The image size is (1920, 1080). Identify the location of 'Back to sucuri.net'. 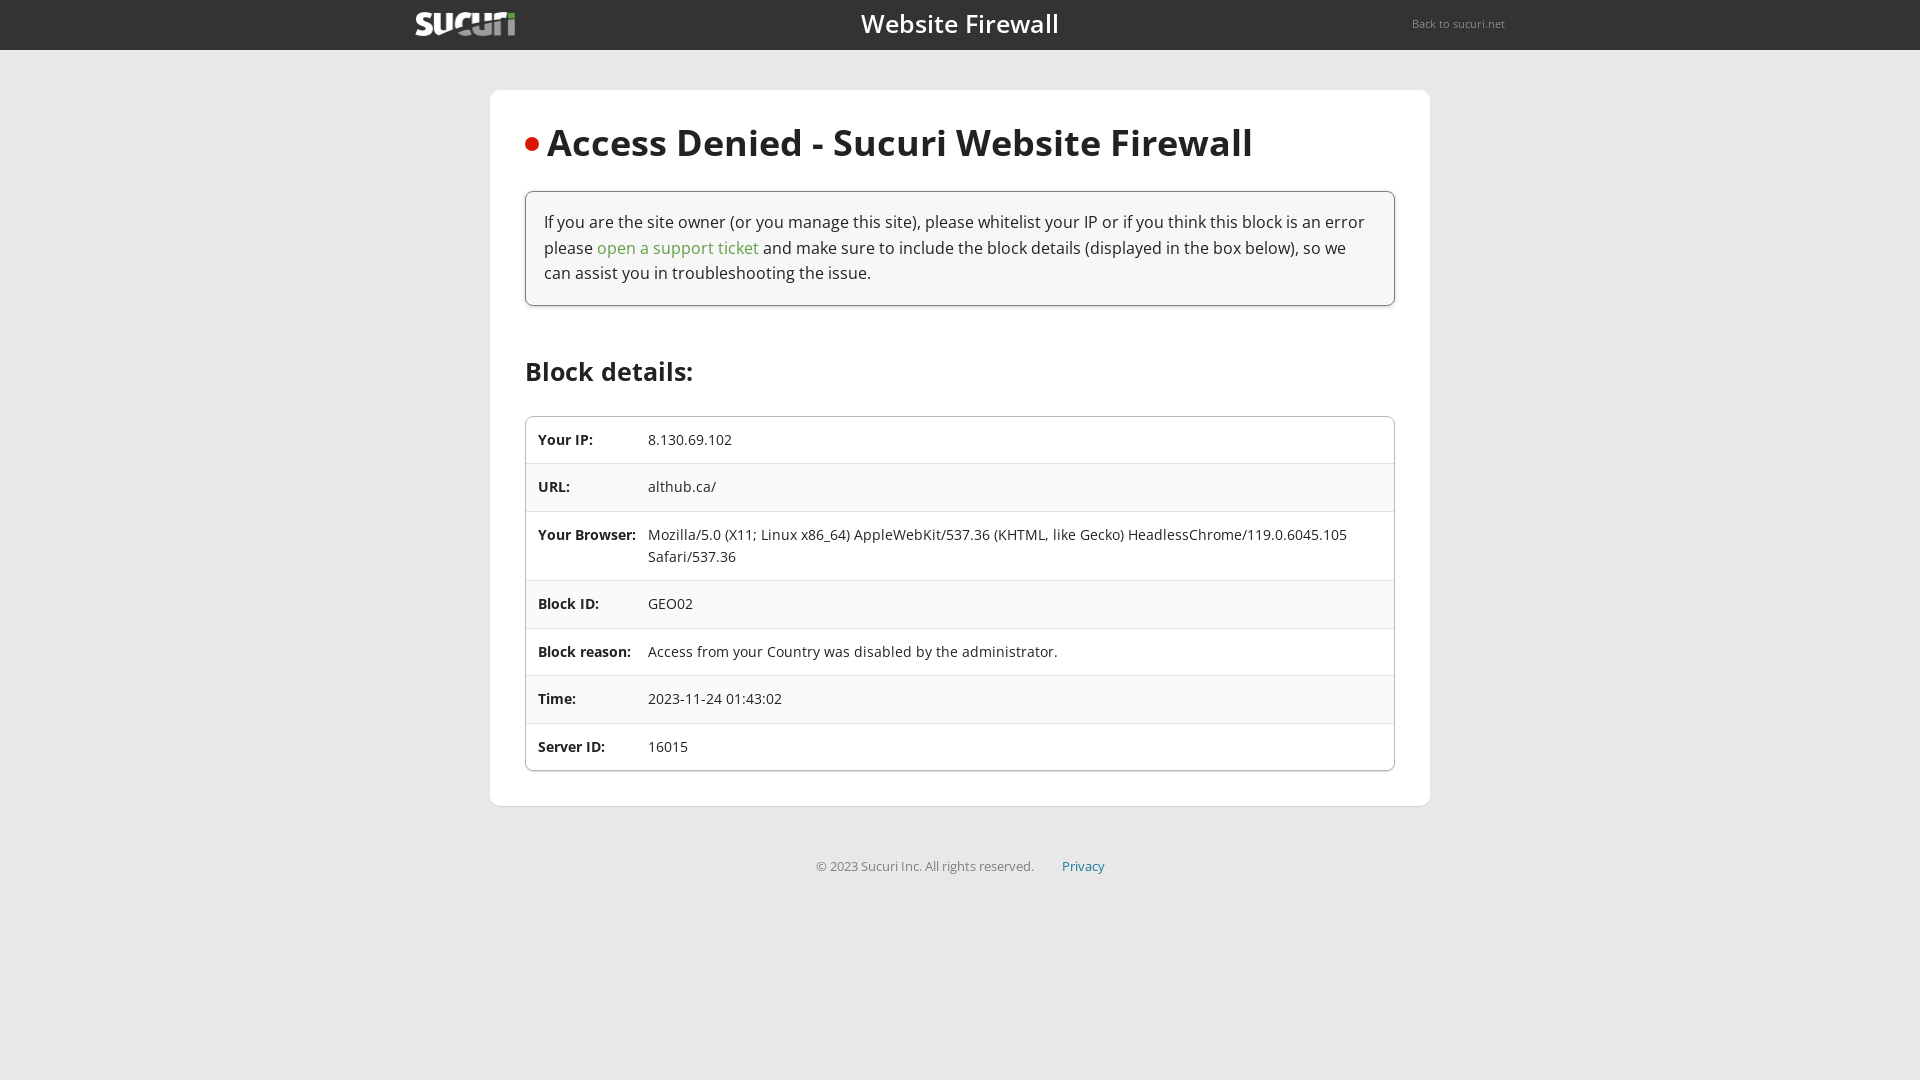
(1410, 23).